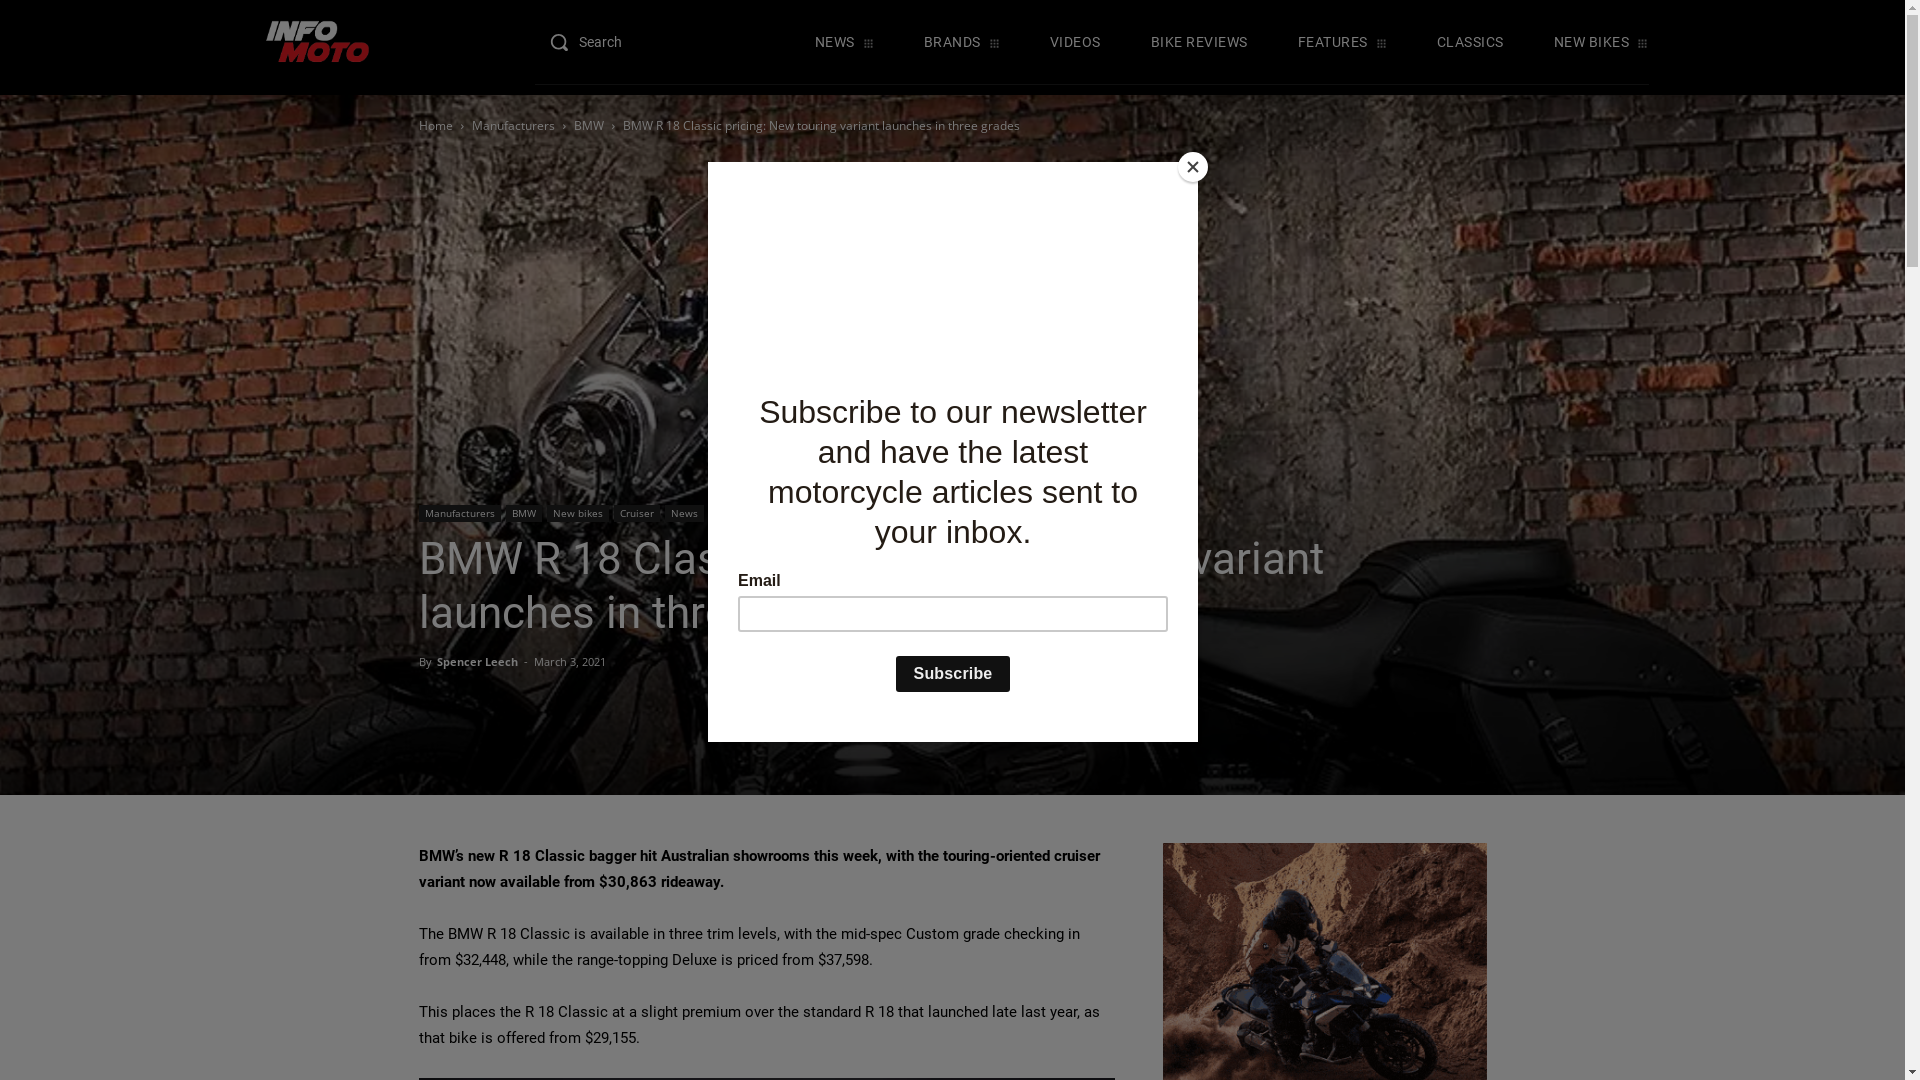 This screenshot has height=1080, width=1920. Describe the element at coordinates (1601, 42) in the screenshot. I see `'NEW BIKES'` at that location.